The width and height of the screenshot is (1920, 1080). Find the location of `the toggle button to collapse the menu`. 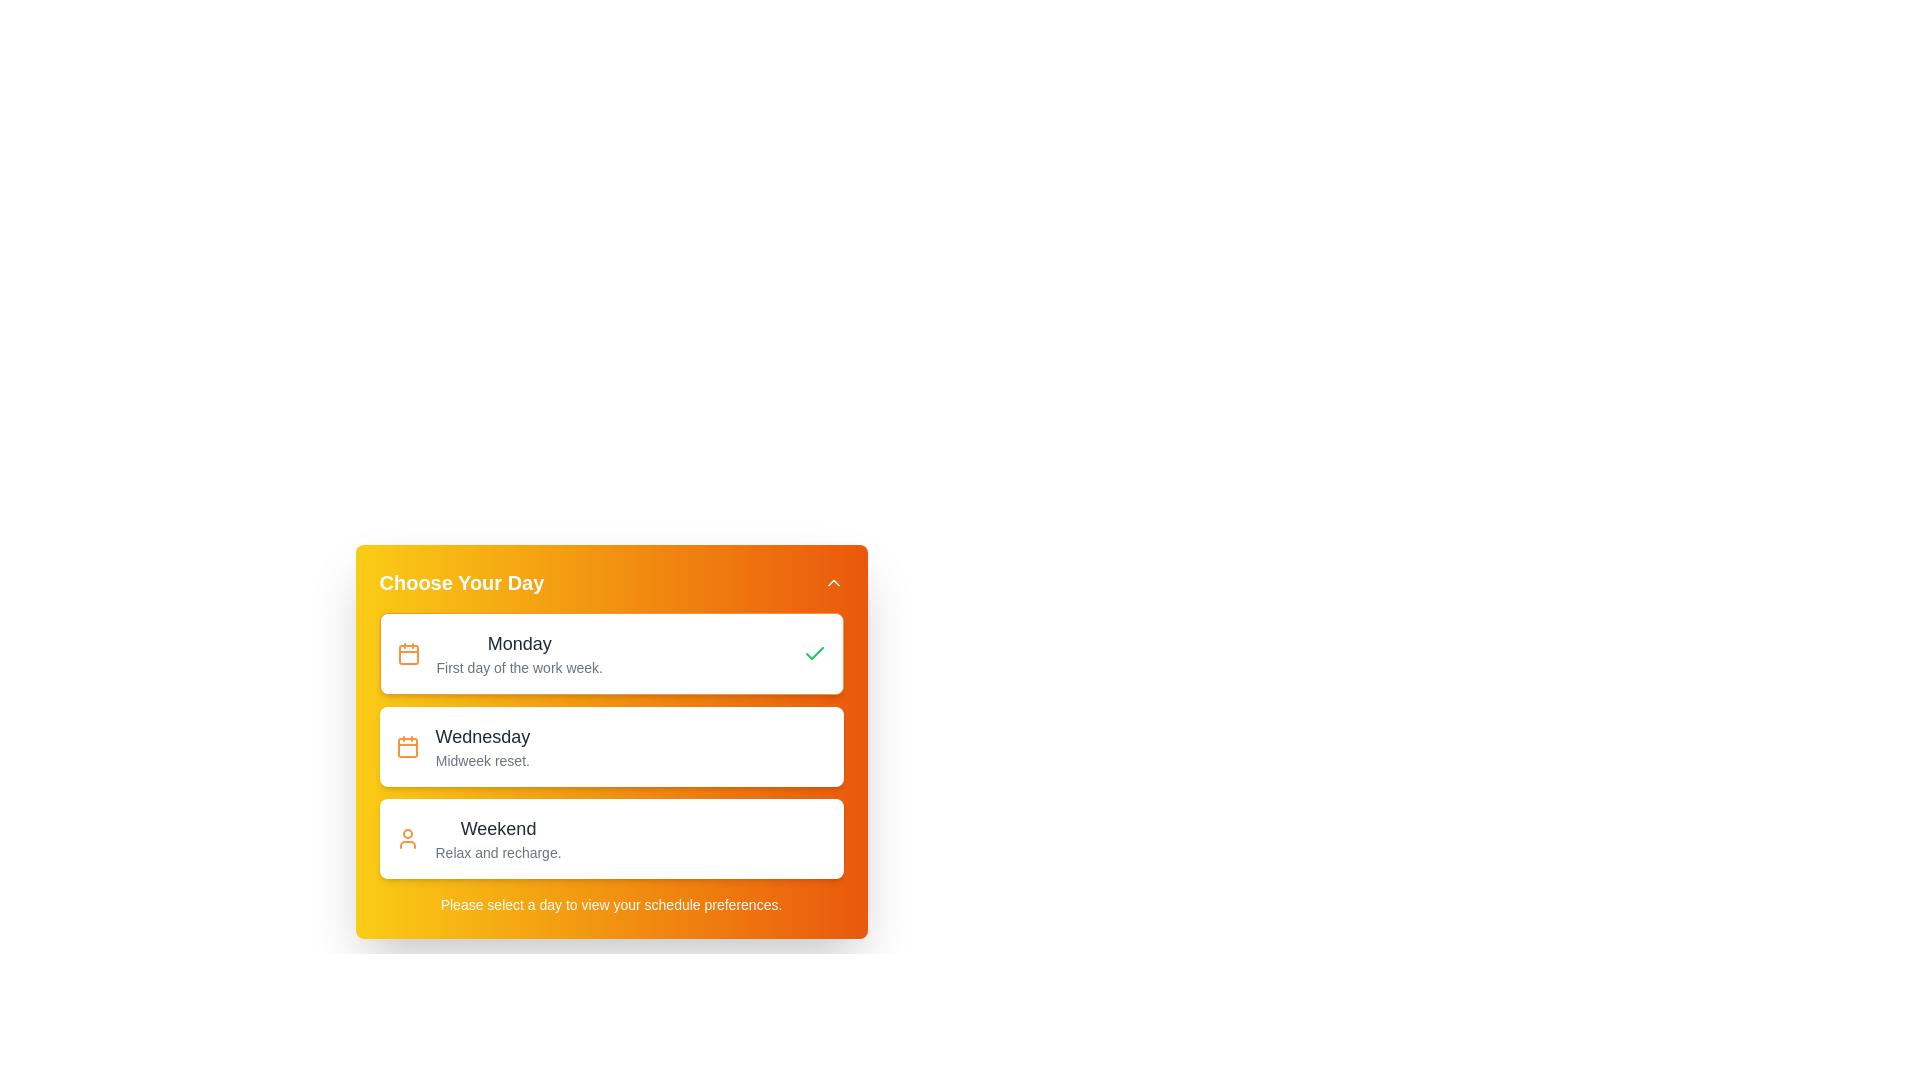

the toggle button to collapse the menu is located at coordinates (833, 582).